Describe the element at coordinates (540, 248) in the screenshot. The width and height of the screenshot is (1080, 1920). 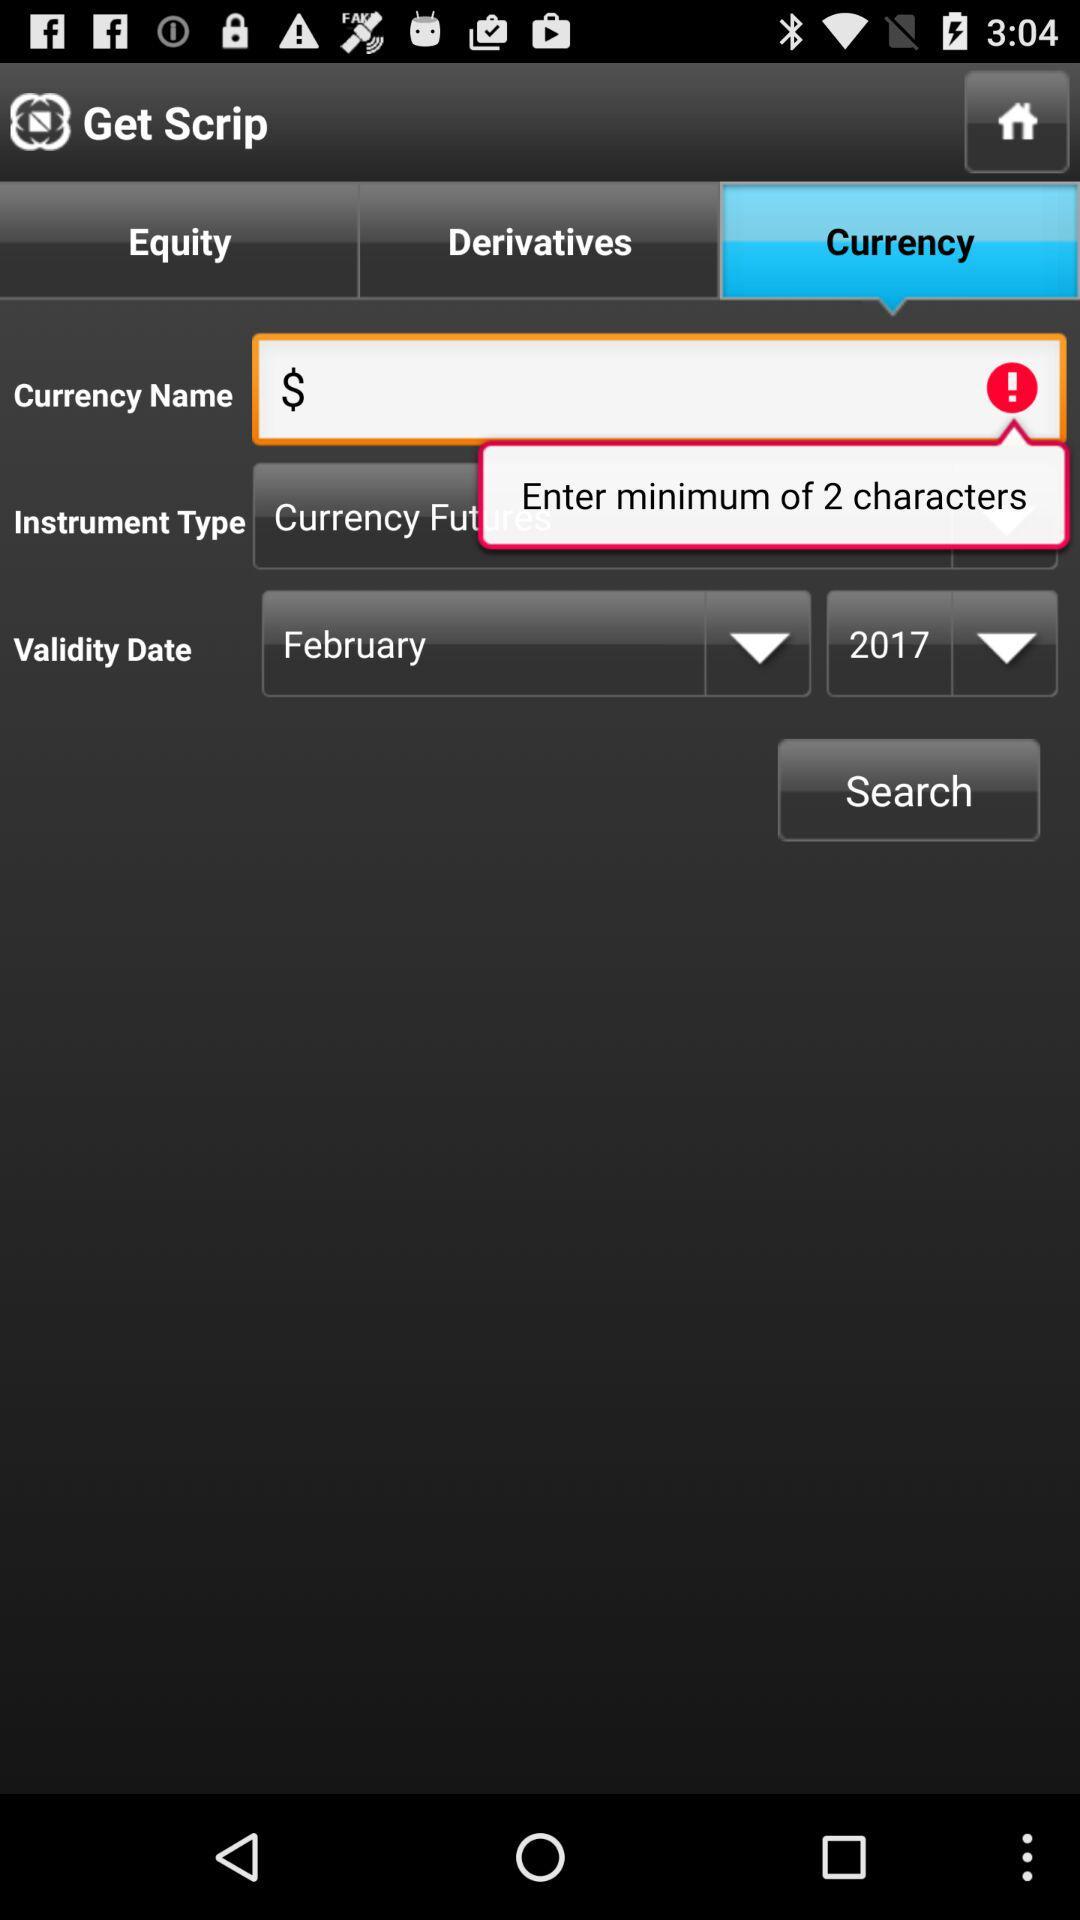
I see `the tab derivatives on the web page` at that location.